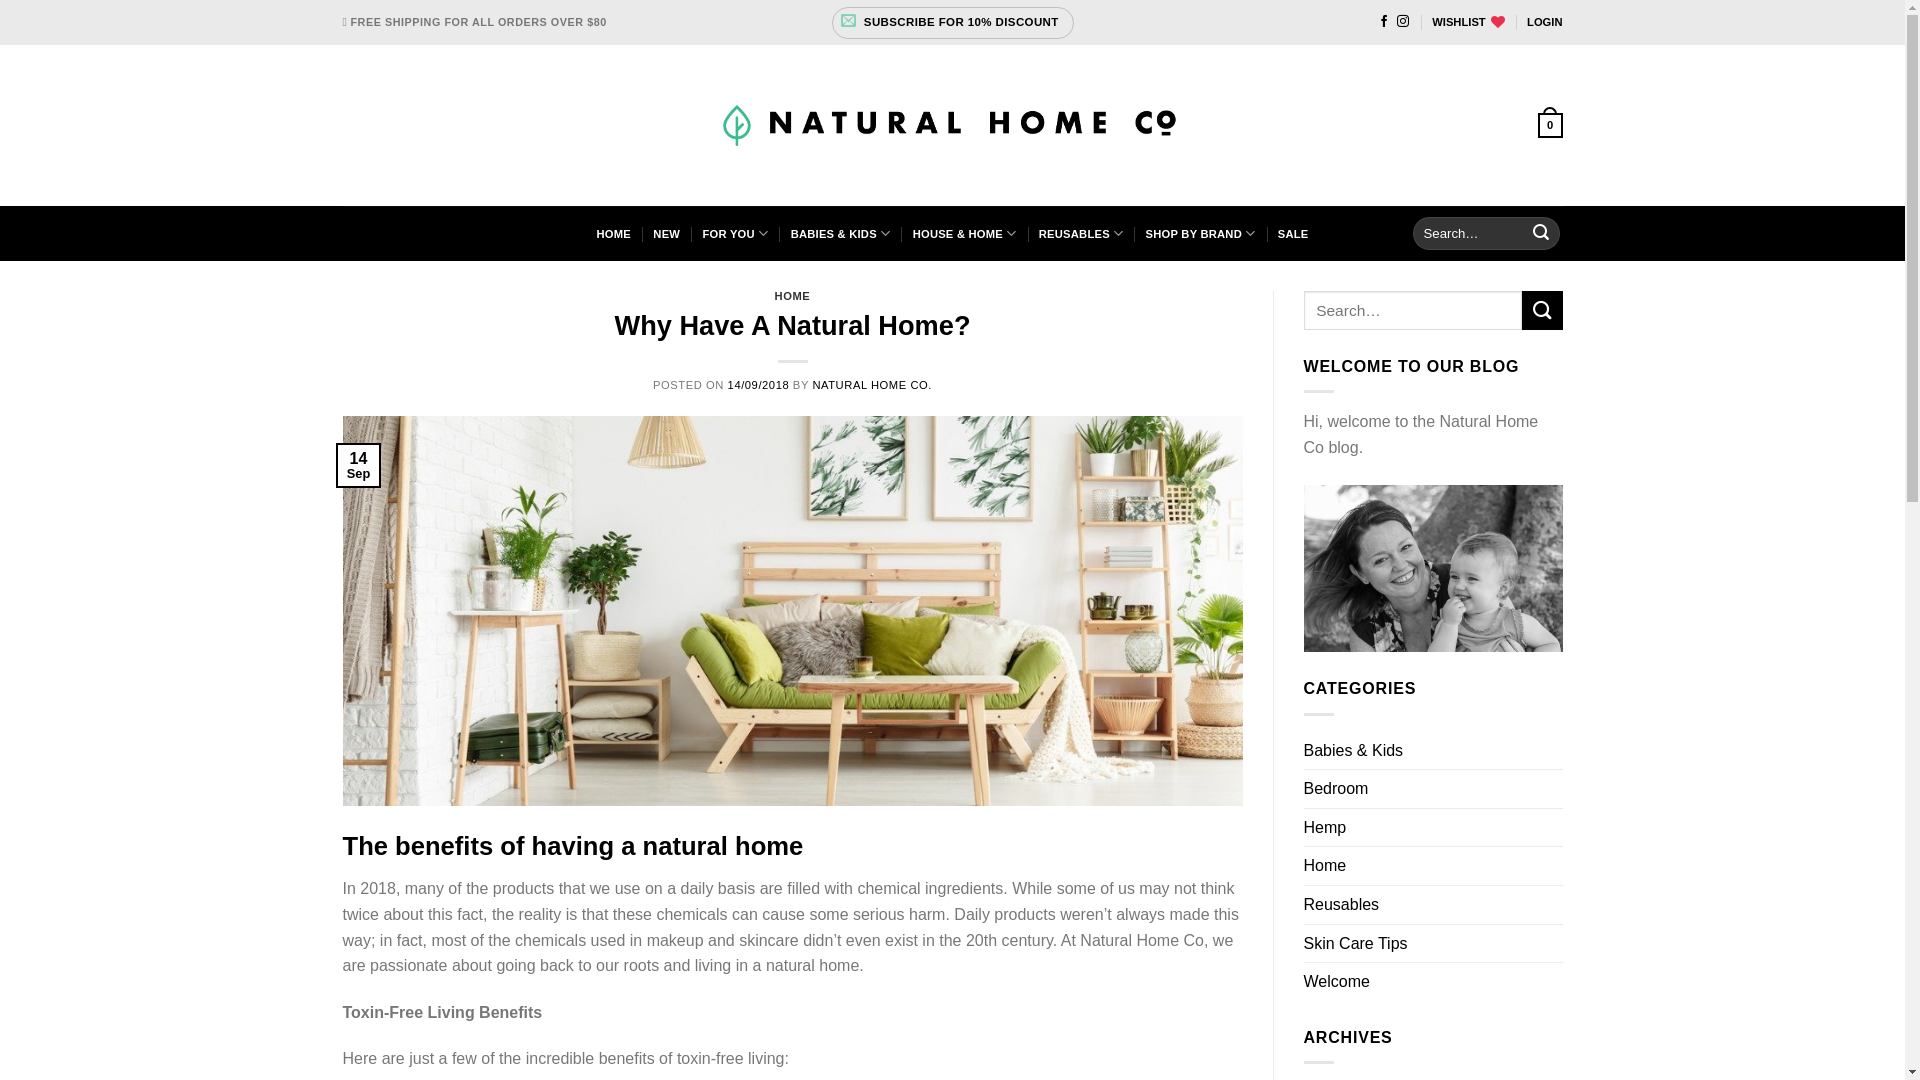 This screenshot has width=1920, height=1080. What do you see at coordinates (1336, 788) in the screenshot?
I see `'Bedroom'` at bounding box center [1336, 788].